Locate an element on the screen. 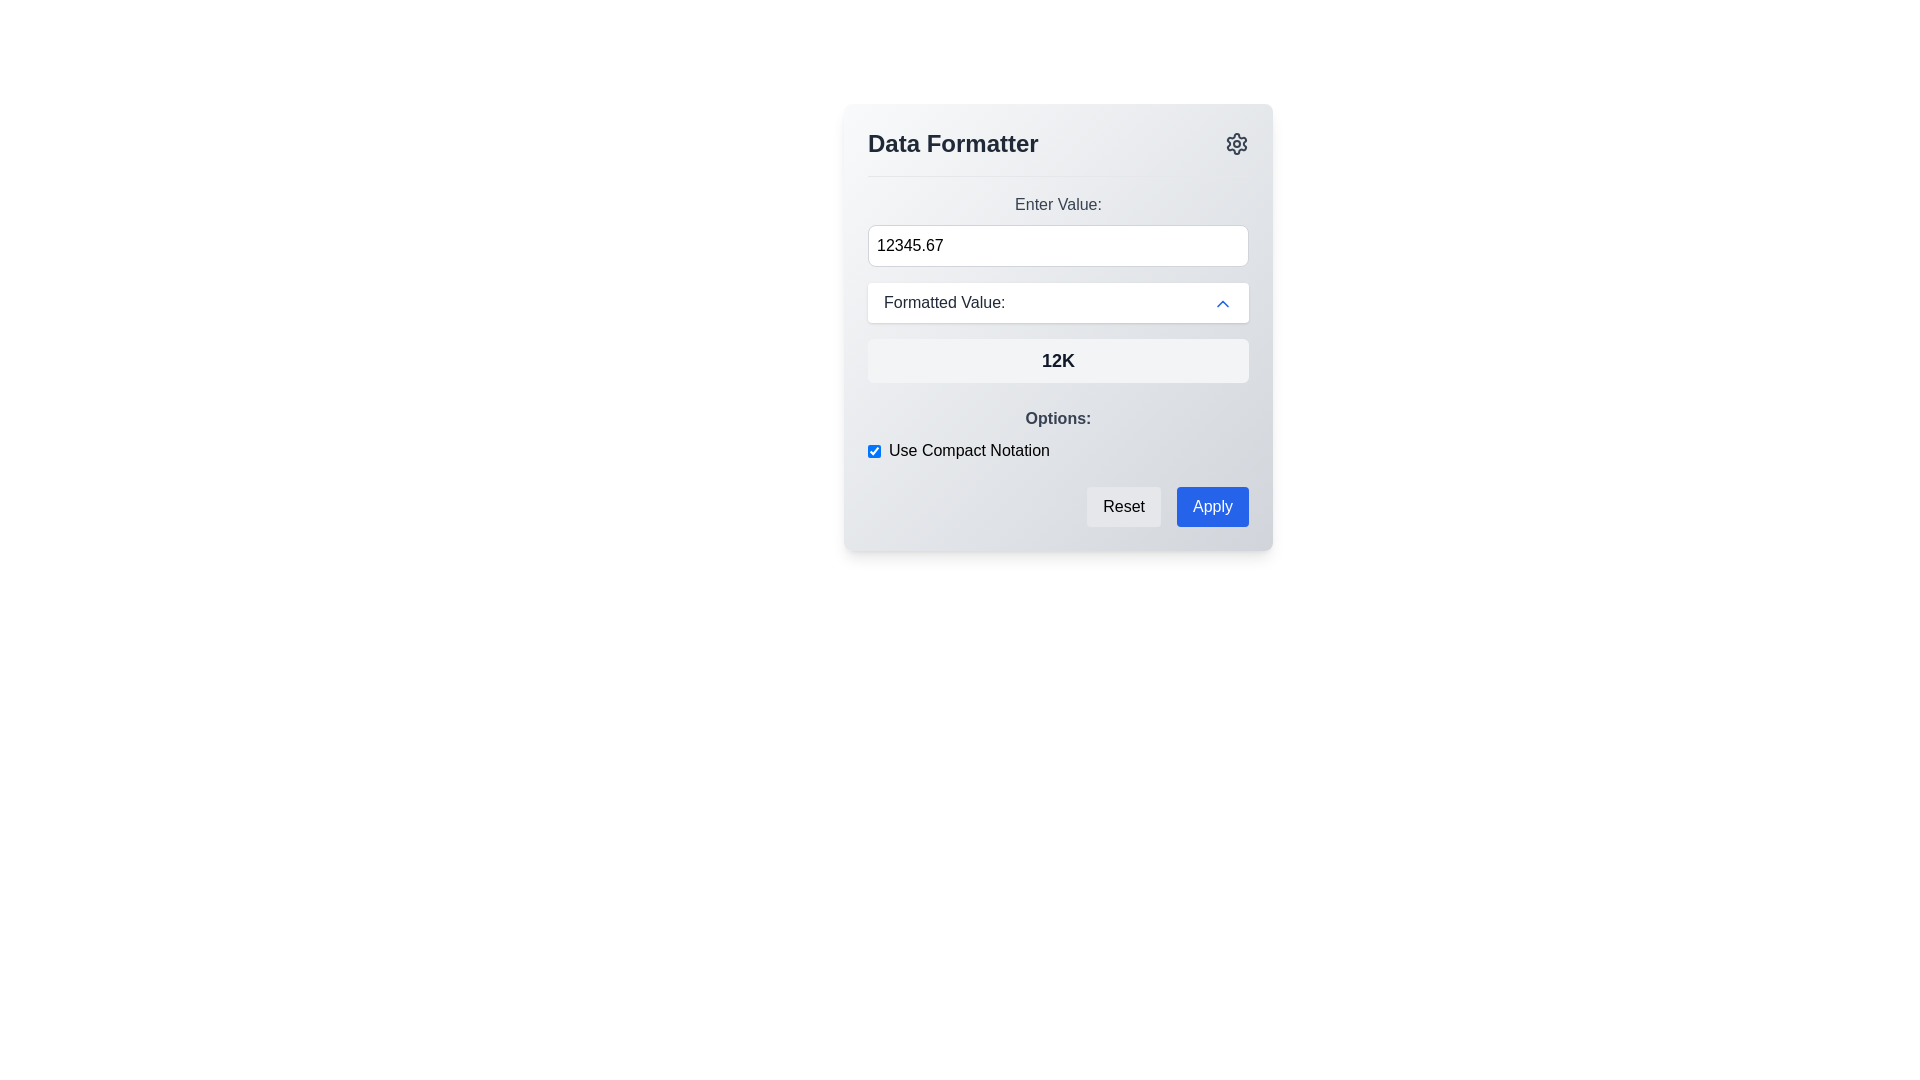 This screenshot has width=1920, height=1080. the interactive text input box labeled 'Enter Value:' that is styled with a light gray outline and has a preset value of '12345.67' is located at coordinates (1057, 229).